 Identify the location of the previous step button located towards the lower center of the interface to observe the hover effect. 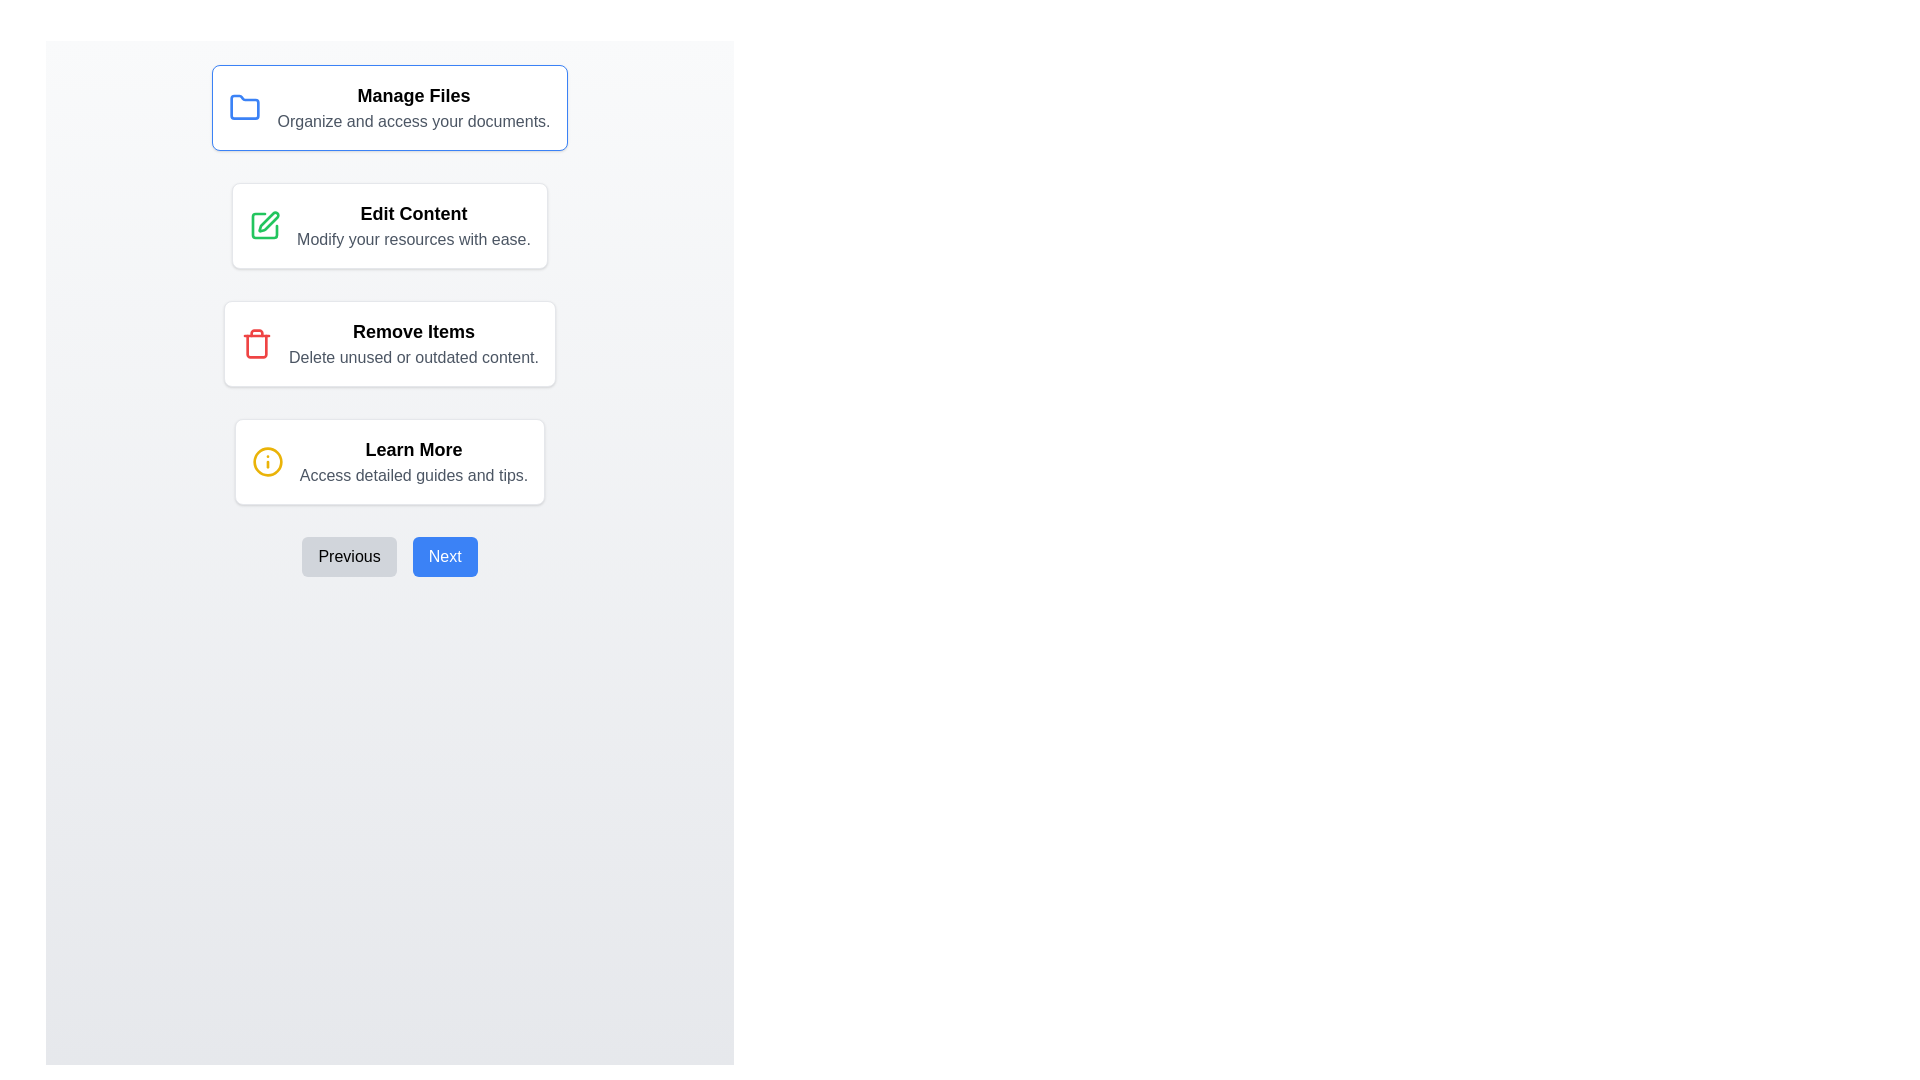
(349, 556).